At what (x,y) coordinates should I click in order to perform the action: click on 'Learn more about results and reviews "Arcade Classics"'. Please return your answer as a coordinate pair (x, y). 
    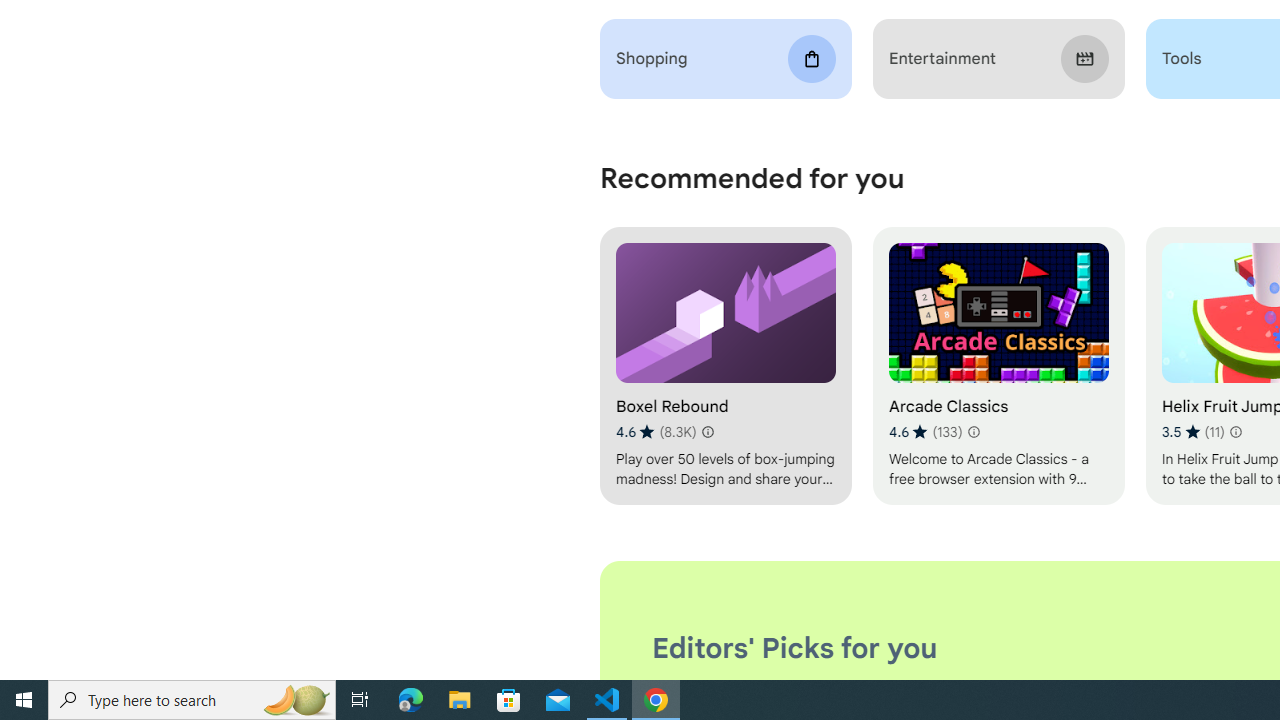
    Looking at the image, I should click on (972, 431).